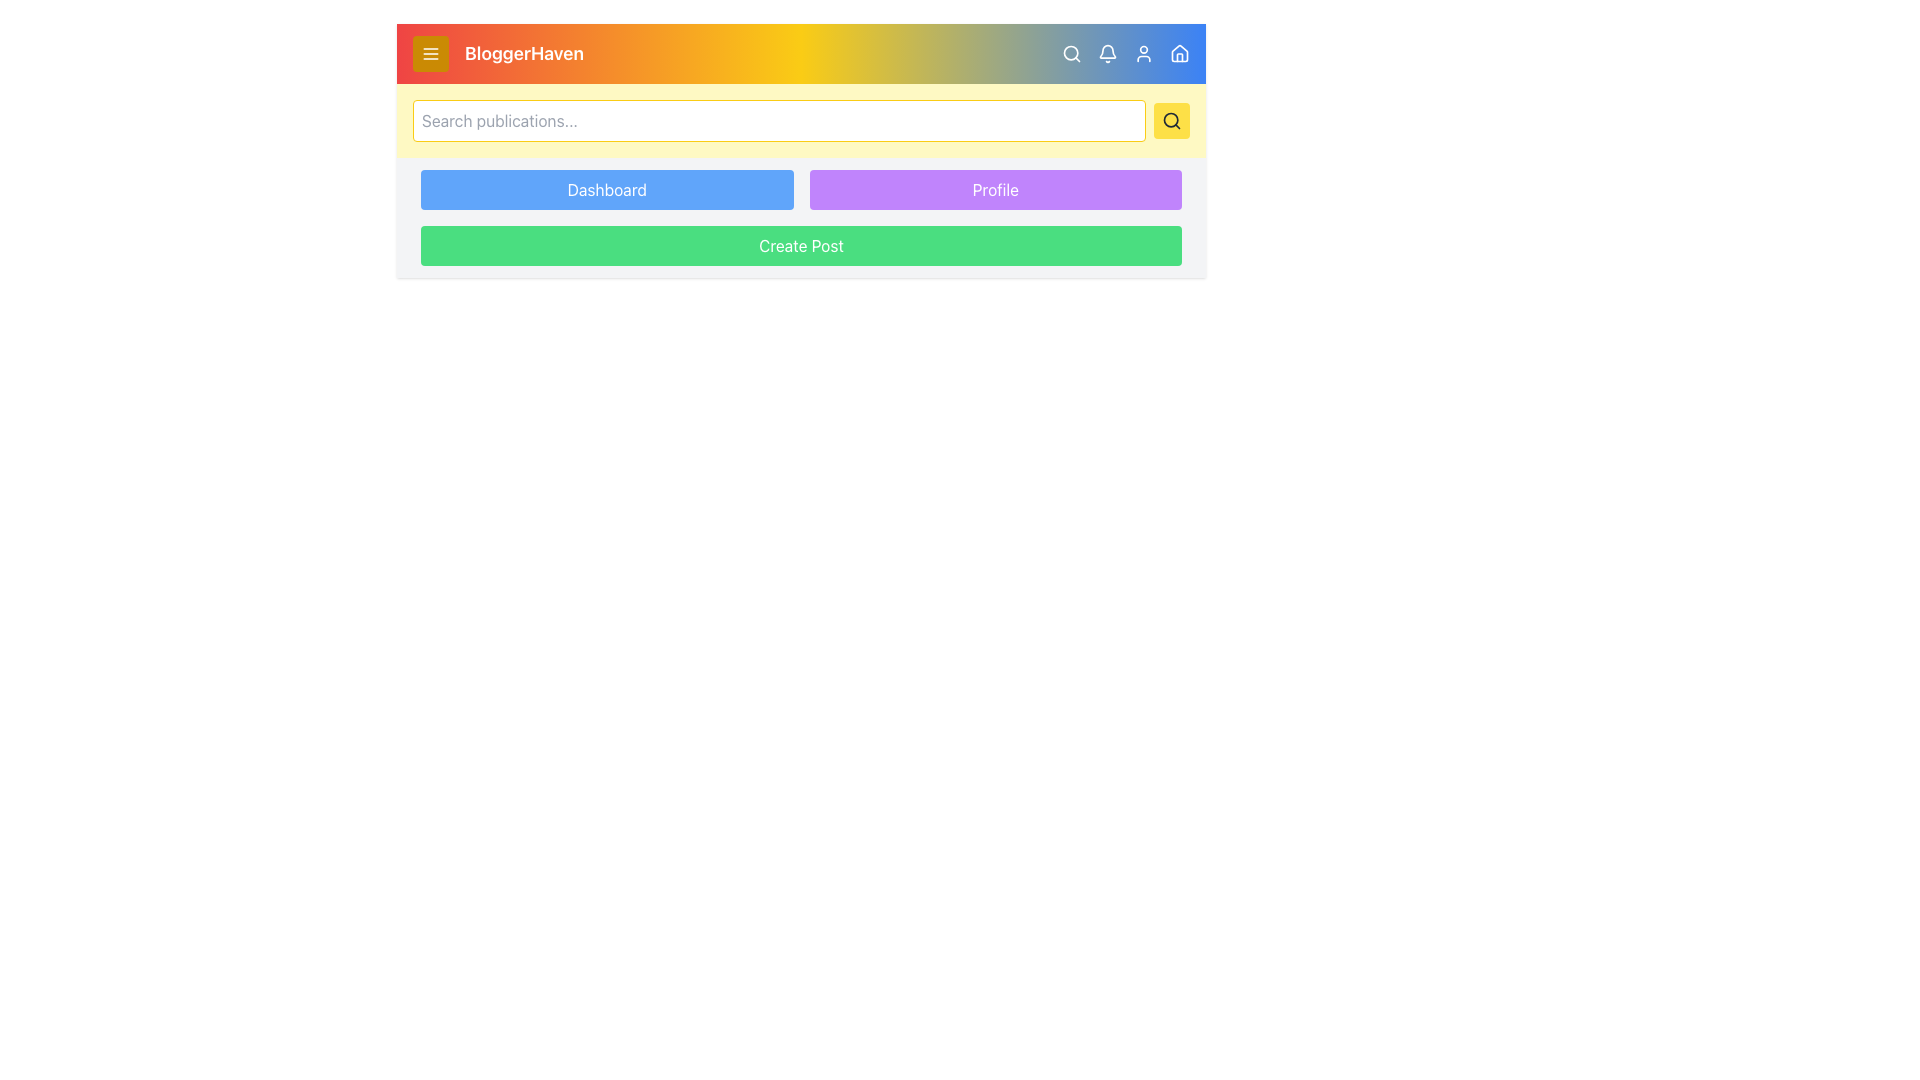 The height and width of the screenshot is (1080, 1920). Describe the element at coordinates (498, 53) in the screenshot. I see `the text label 'BloggerHaven' which is styled in white, bold font on the left side of the header bar adjacent to the hamburger menu icon` at that location.